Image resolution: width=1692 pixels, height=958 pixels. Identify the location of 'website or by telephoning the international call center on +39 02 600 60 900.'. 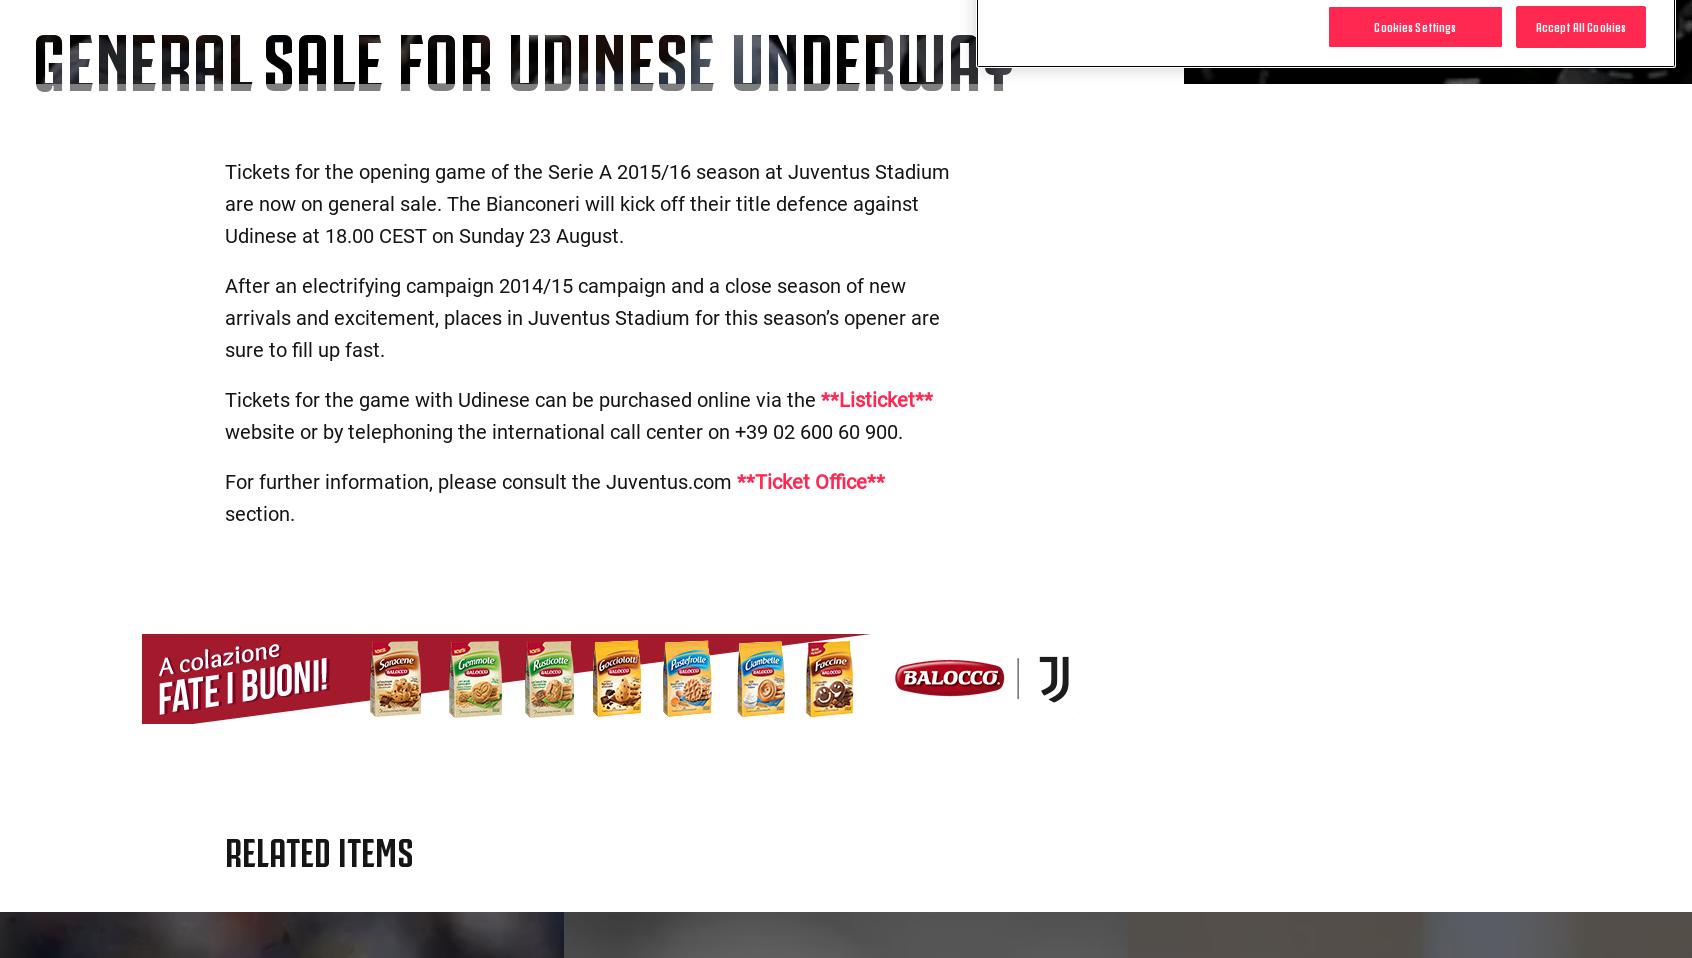
(563, 431).